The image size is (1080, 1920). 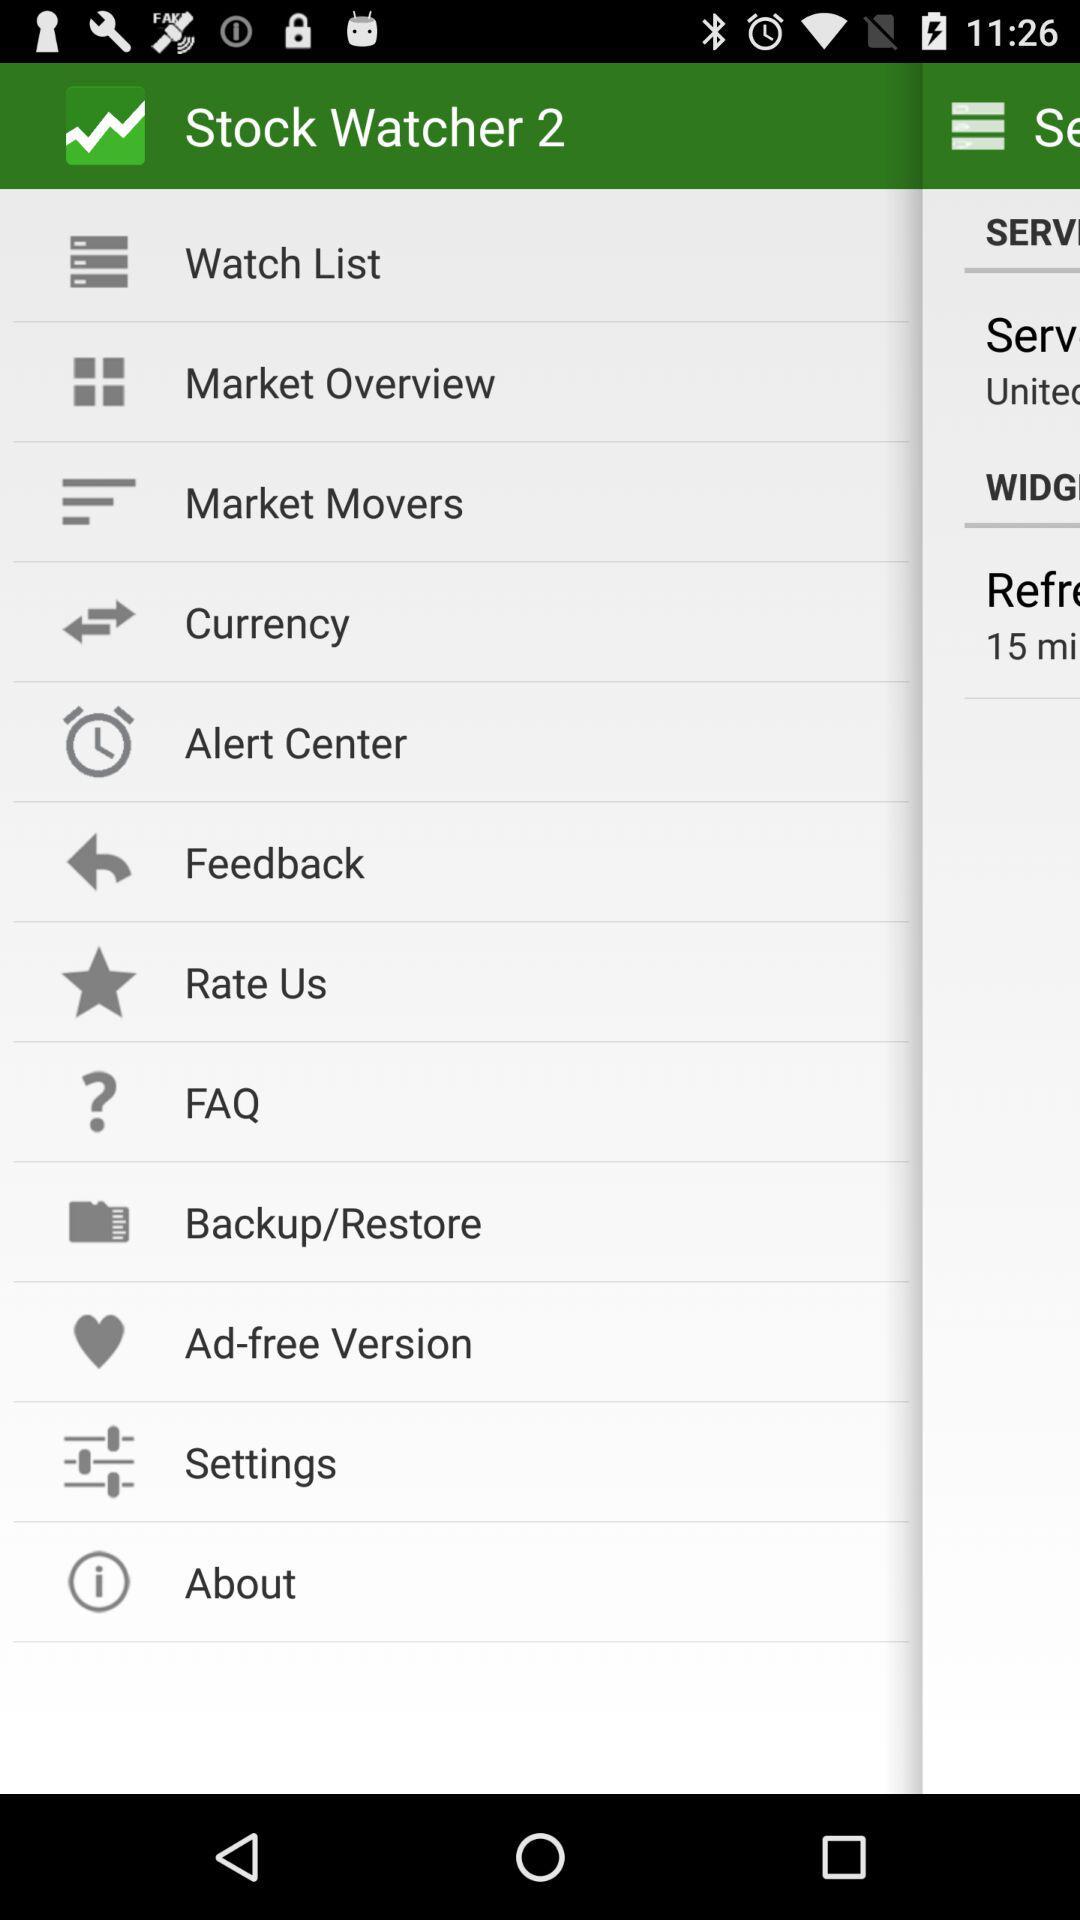 What do you see at coordinates (532, 981) in the screenshot?
I see `the rate us icon` at bounding box center [532, 981].